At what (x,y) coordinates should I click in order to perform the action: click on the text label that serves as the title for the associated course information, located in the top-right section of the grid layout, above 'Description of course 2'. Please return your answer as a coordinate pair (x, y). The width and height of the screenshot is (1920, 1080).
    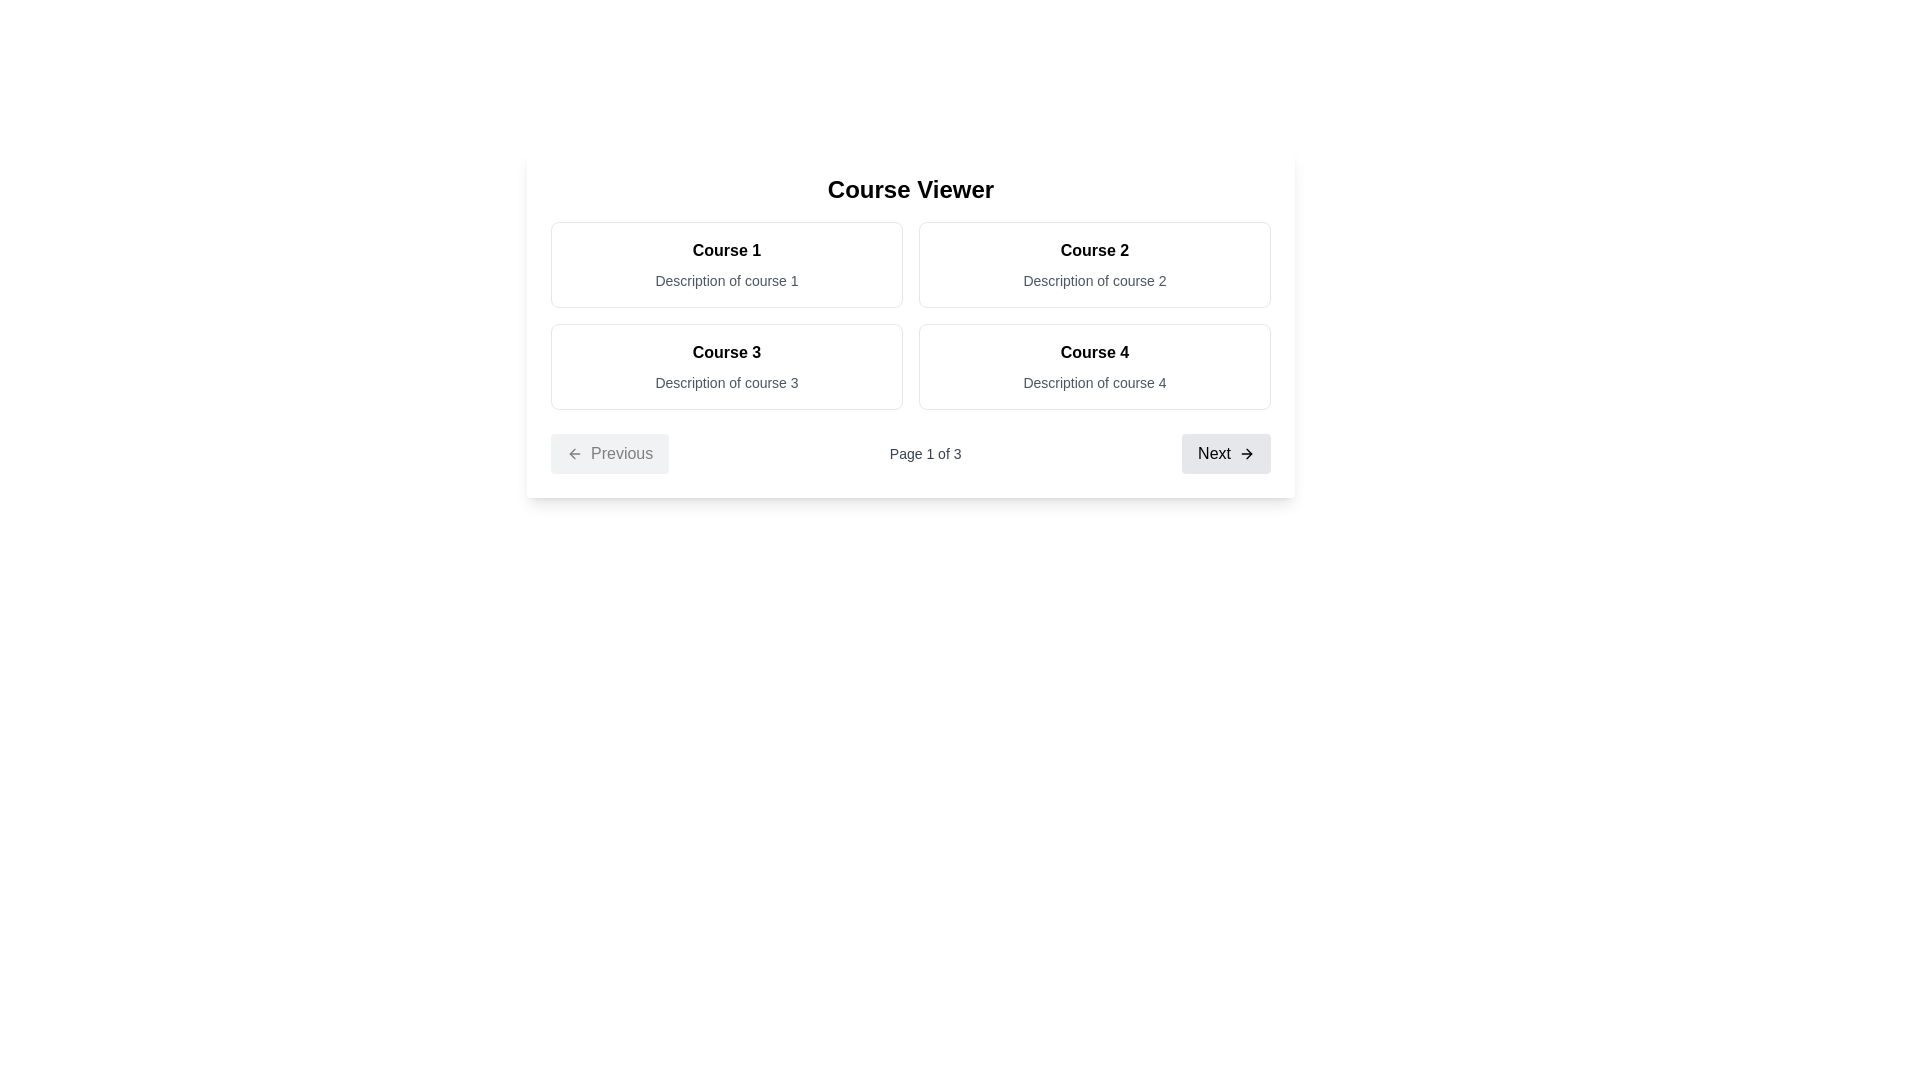
    Looking at the image, I should click on (1093, 249).